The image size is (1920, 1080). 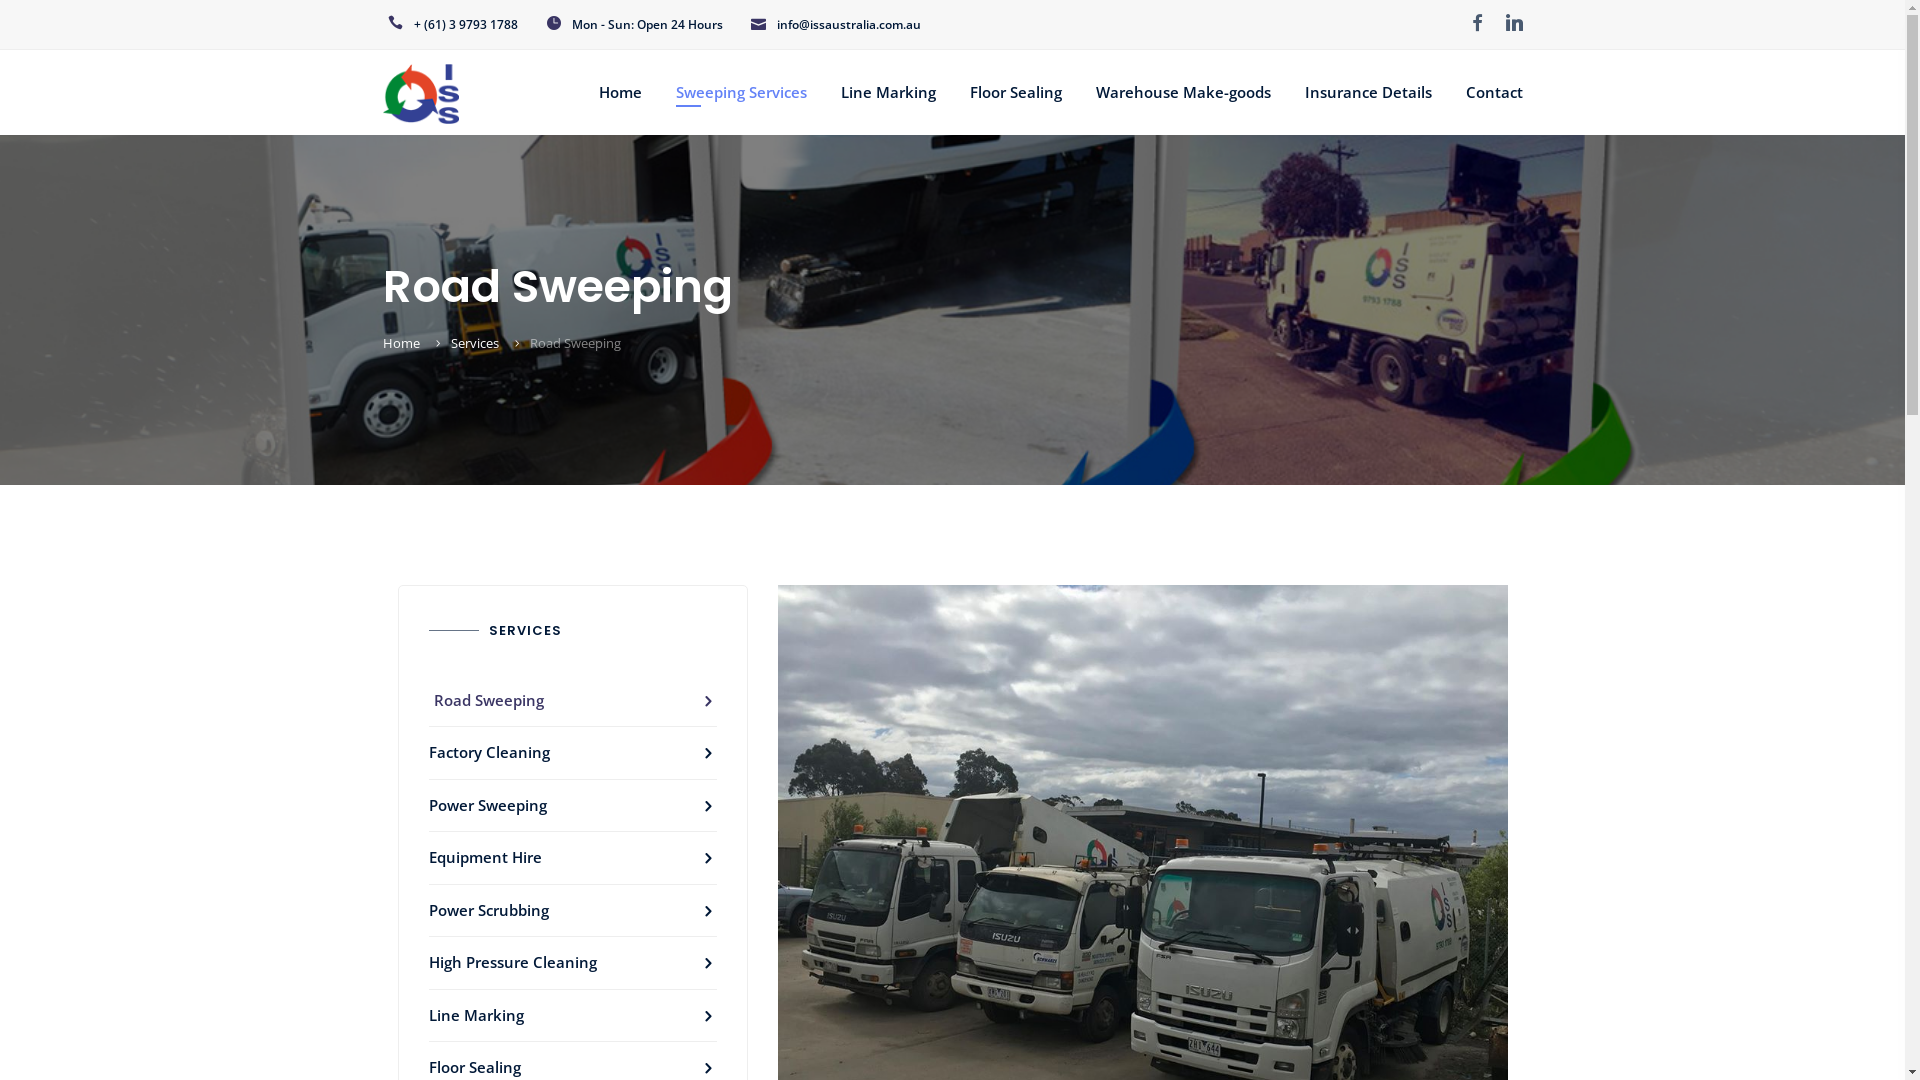 I want to click on 'Line Marking', so click(x=570, y=1016).